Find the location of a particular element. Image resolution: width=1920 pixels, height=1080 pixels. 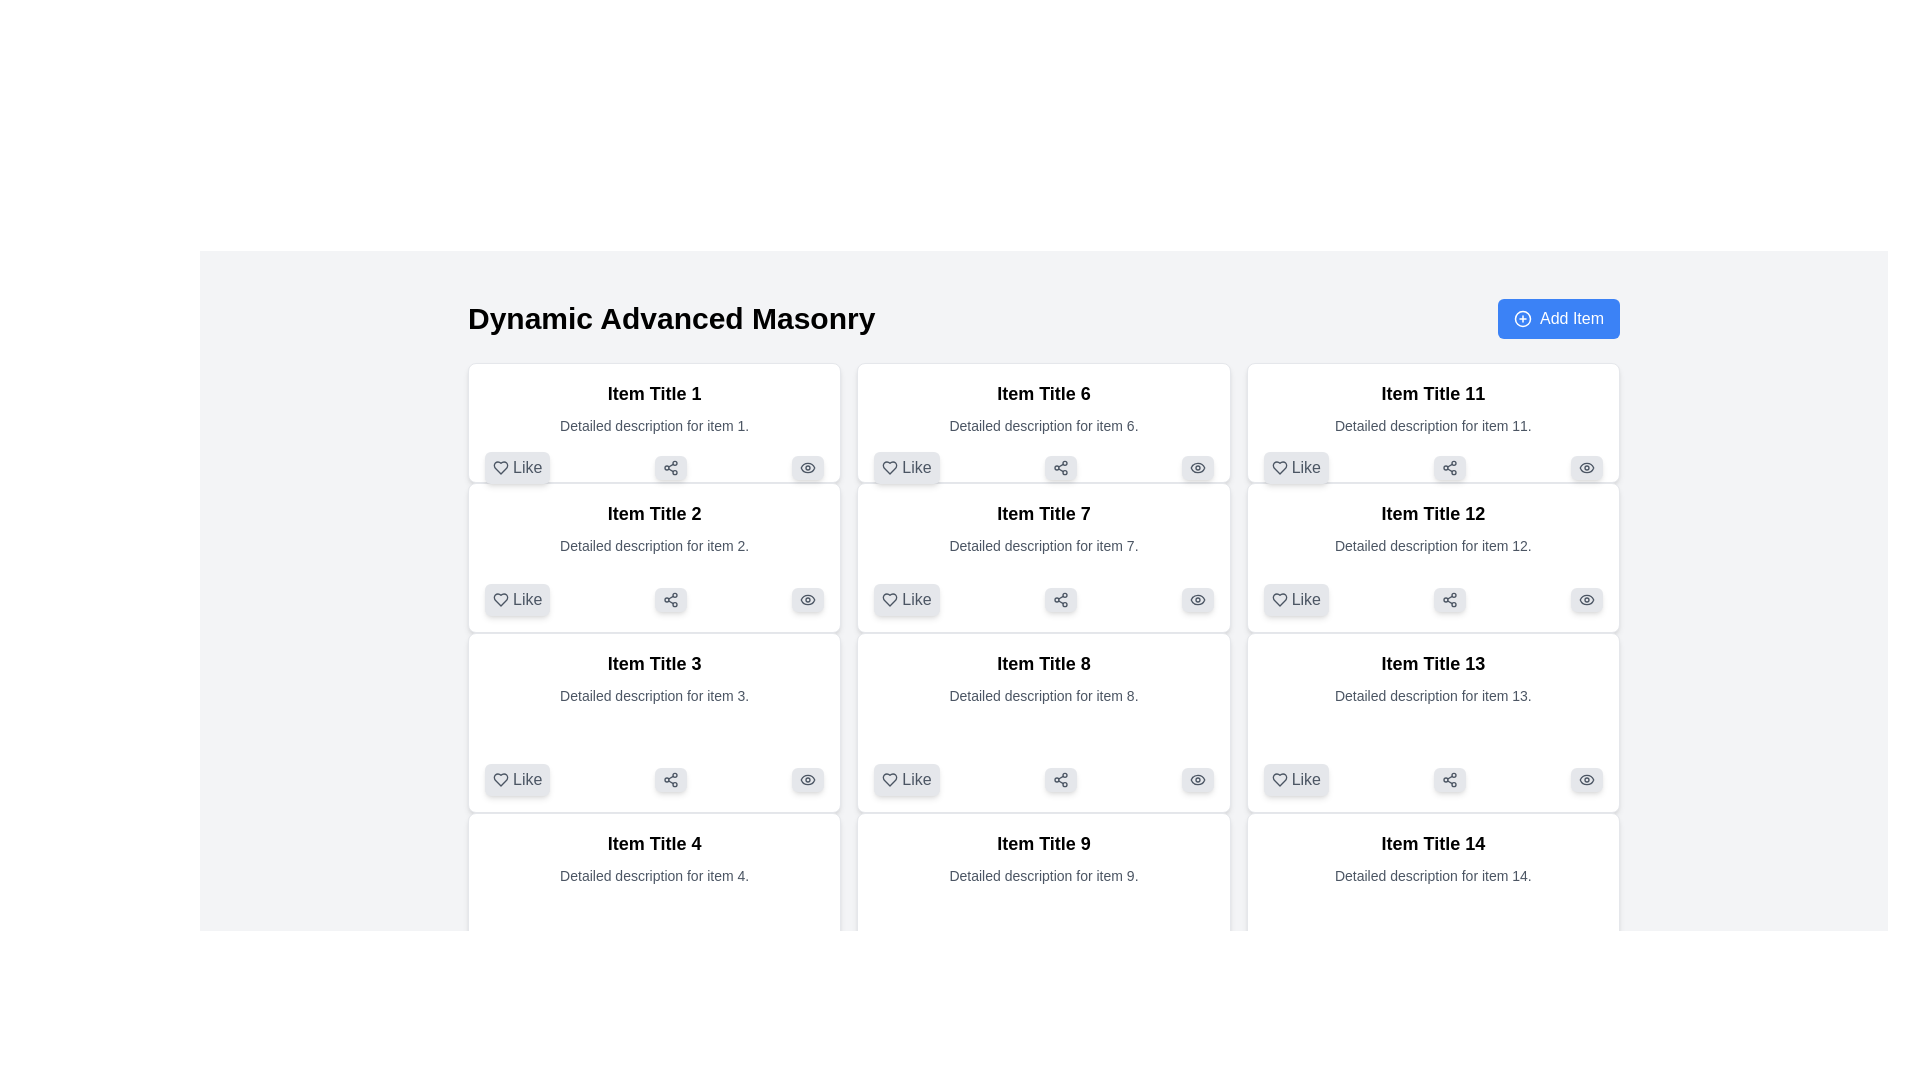

the heart SVG icon within the 'Like' button located in the card titled 'Item Title 11' is located at coordinates (1278, 467).